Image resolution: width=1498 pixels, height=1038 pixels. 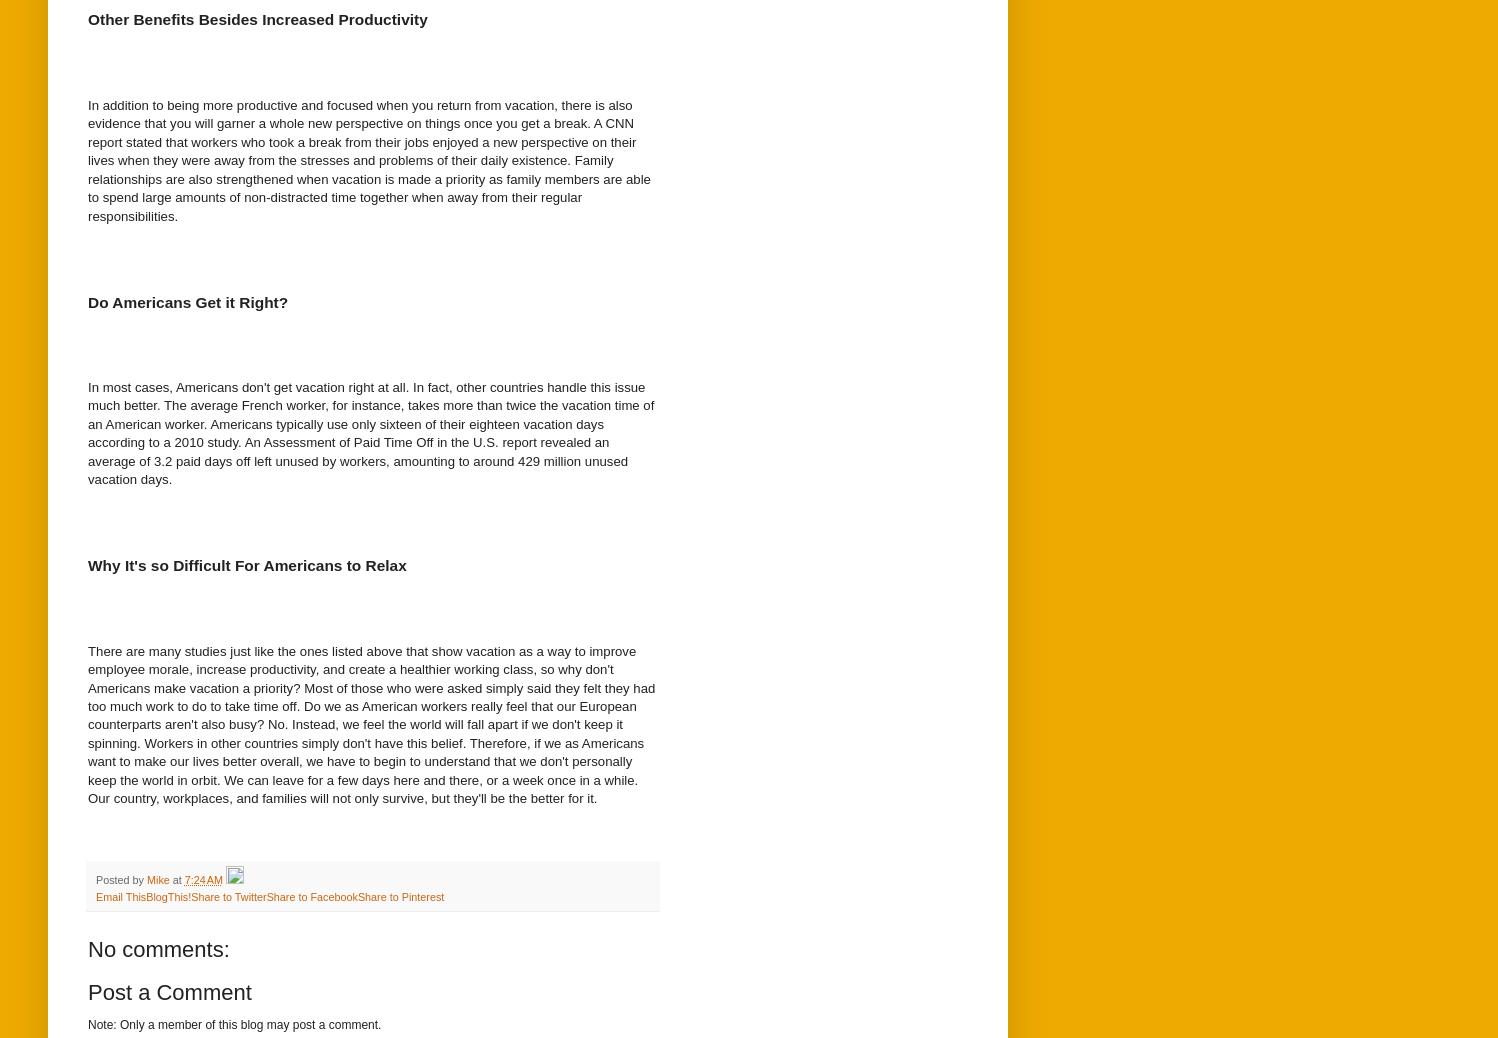 I want to click on 'Post a Comment', so click(x=86, y=991).